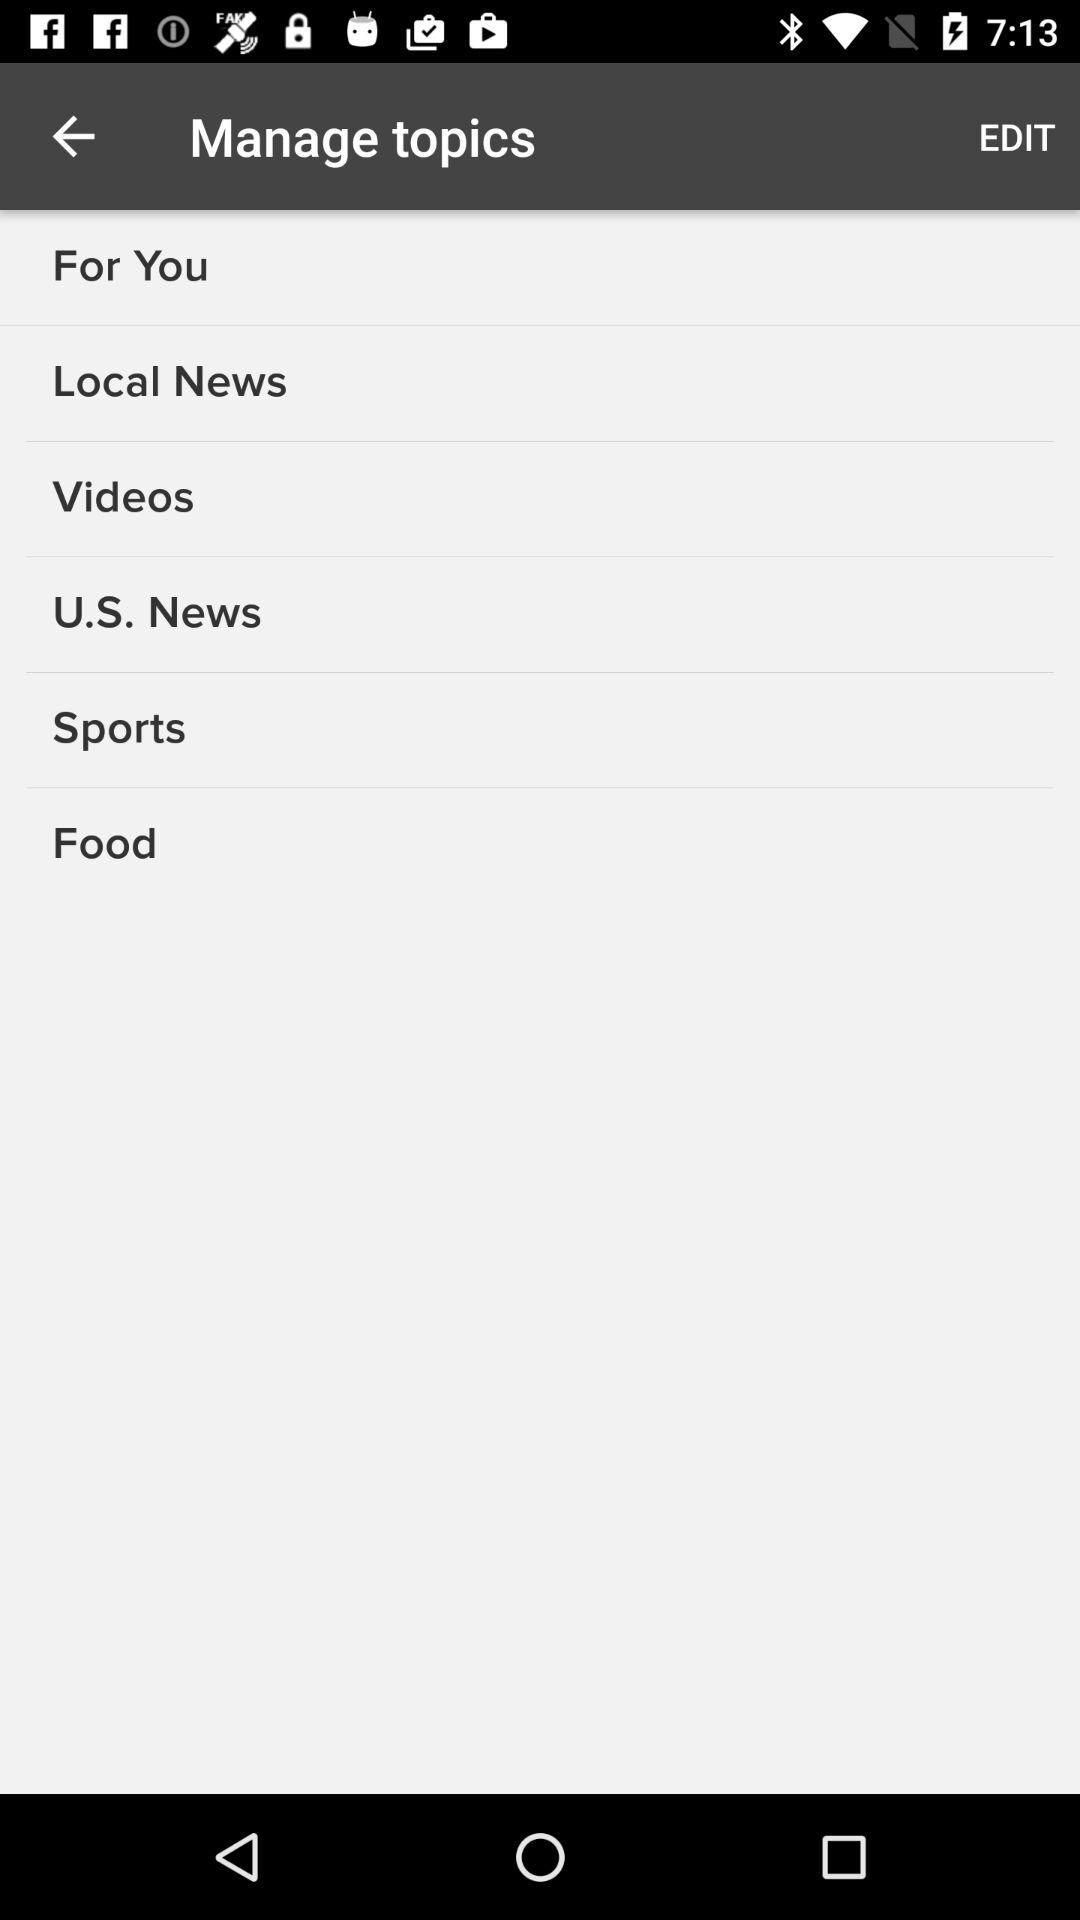 The height and width of the screenshot is (1920, 1080). What do you see at coordinates (72, 135) in the screenshot?
I see `icon next to manage topics icon` at bounding box center [72, 135].